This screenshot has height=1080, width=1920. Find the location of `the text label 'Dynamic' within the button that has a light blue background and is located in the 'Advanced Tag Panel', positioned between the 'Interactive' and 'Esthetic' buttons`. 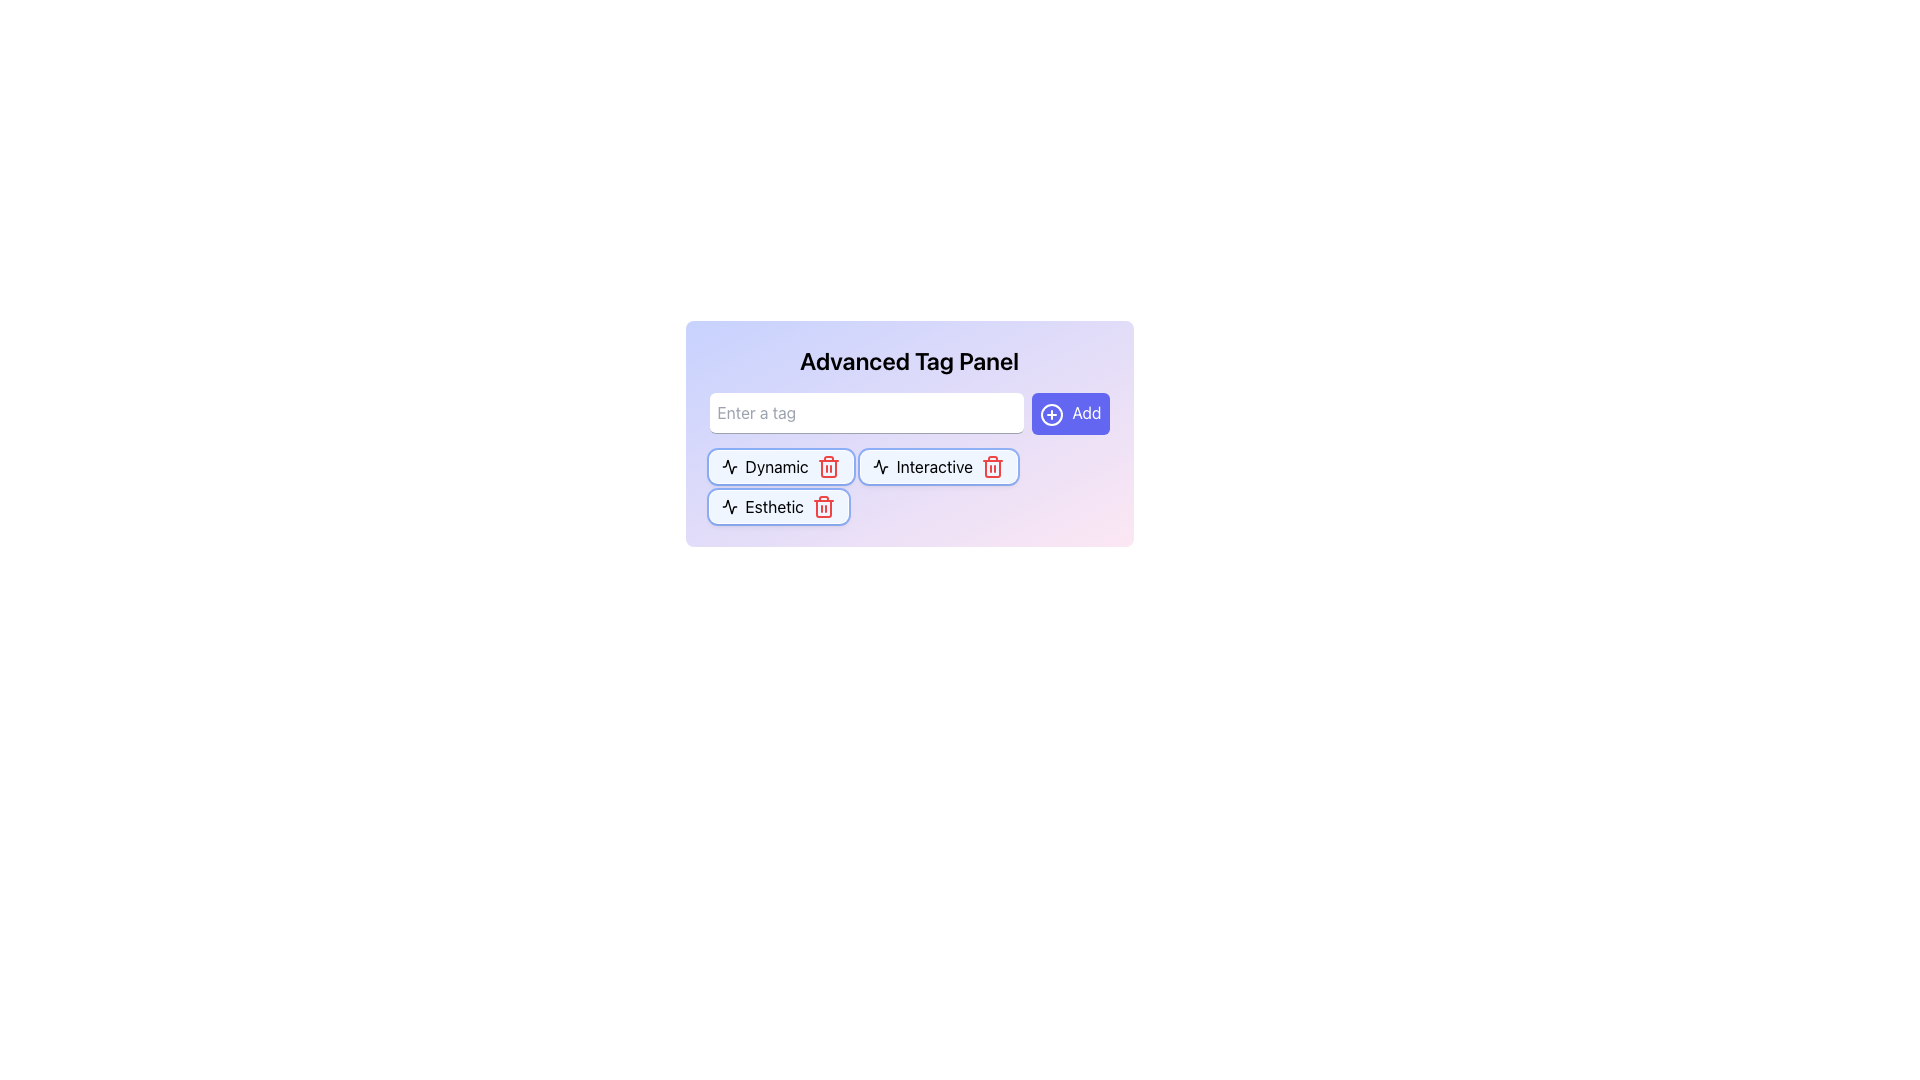

the text label 'Dynamic' within the button that has a light blue background and is located in the 'Advanced Tag Panel', positioned between the 'Interactive' and 'Esthetic' buttons is located at coordinates (776, 466).